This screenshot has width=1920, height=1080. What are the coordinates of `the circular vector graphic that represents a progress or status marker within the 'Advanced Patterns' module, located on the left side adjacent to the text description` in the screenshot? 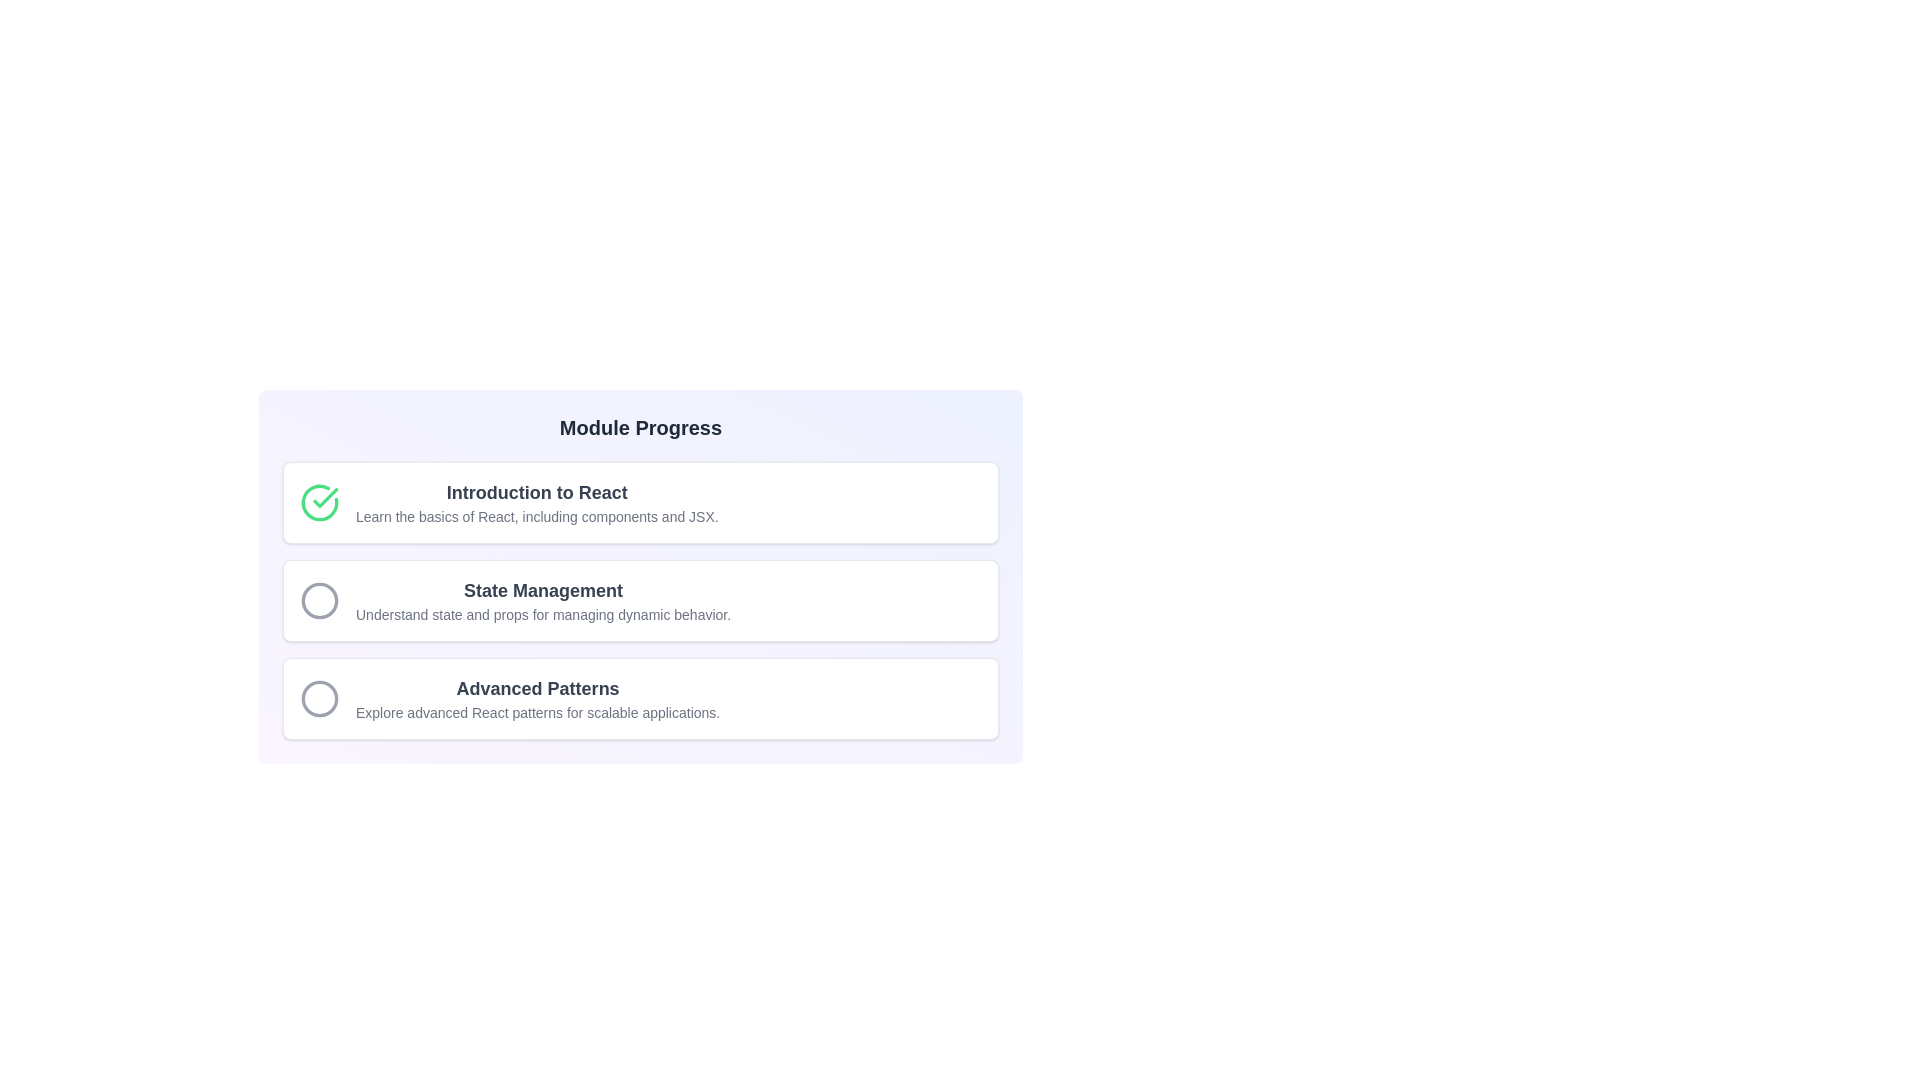 It's located at (320, 697).